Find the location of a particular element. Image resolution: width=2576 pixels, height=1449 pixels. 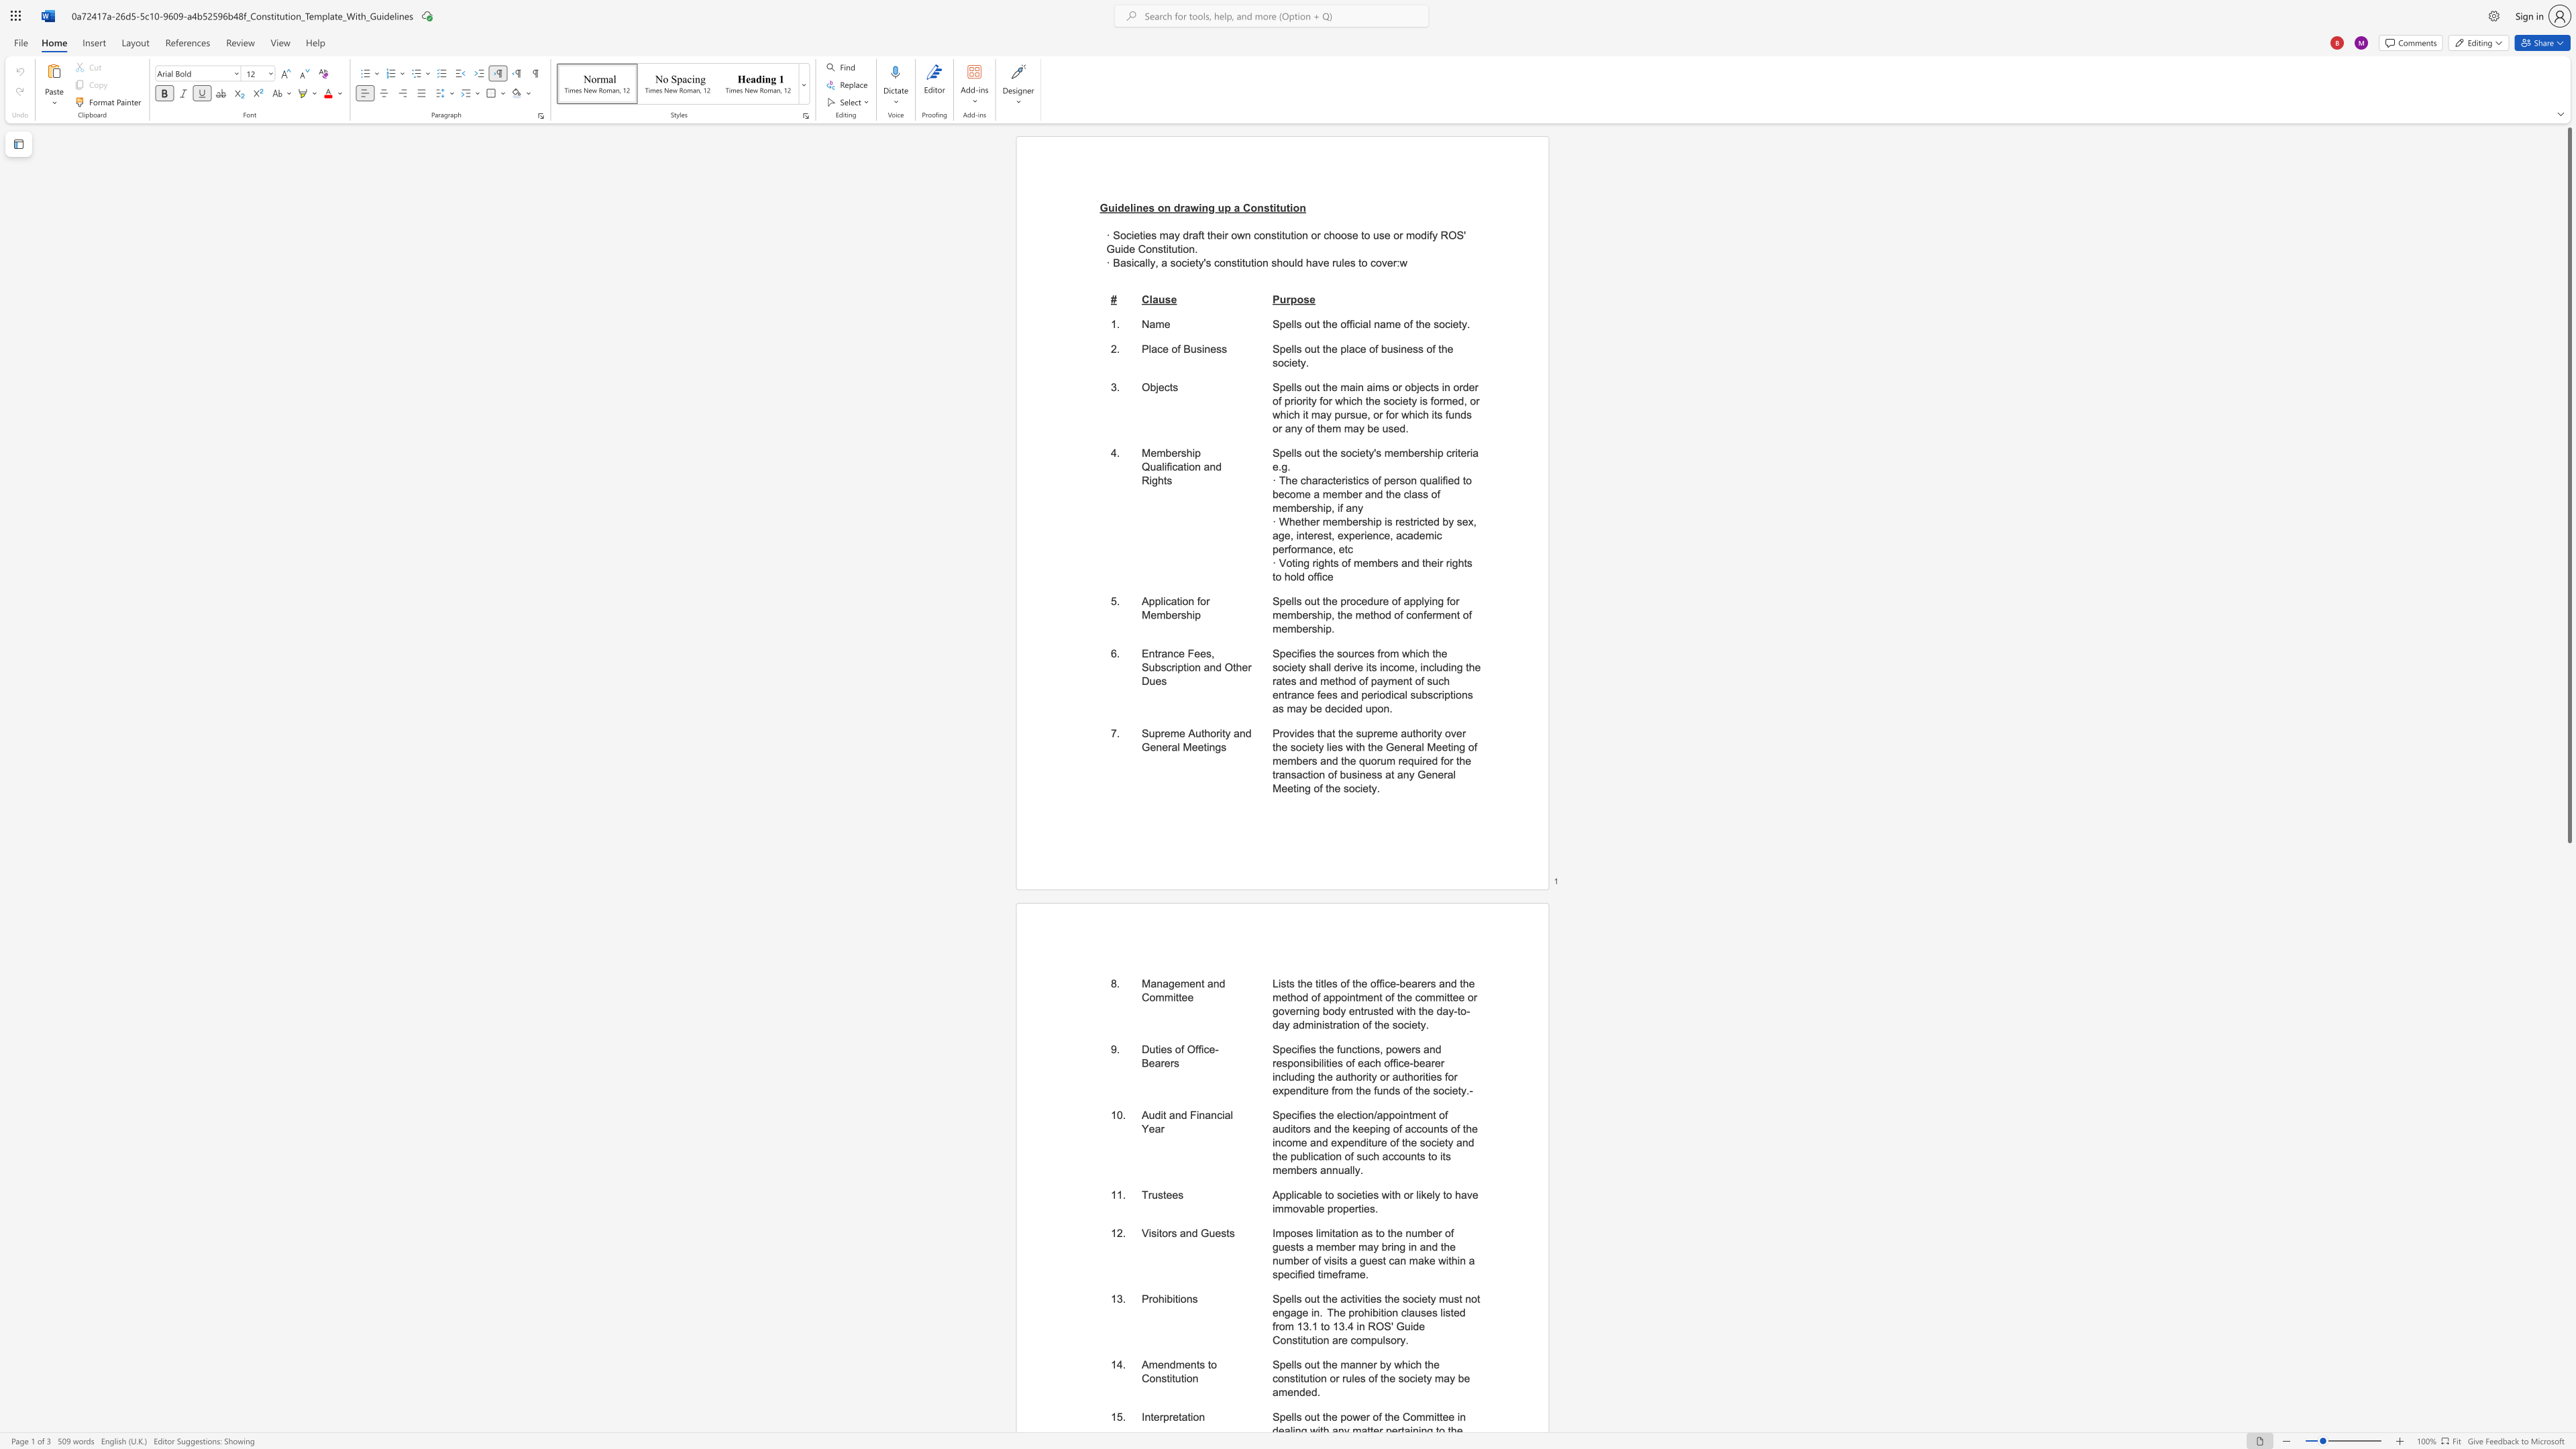

the scrollbar to move the page down is located at coordinates (2568, 1214).